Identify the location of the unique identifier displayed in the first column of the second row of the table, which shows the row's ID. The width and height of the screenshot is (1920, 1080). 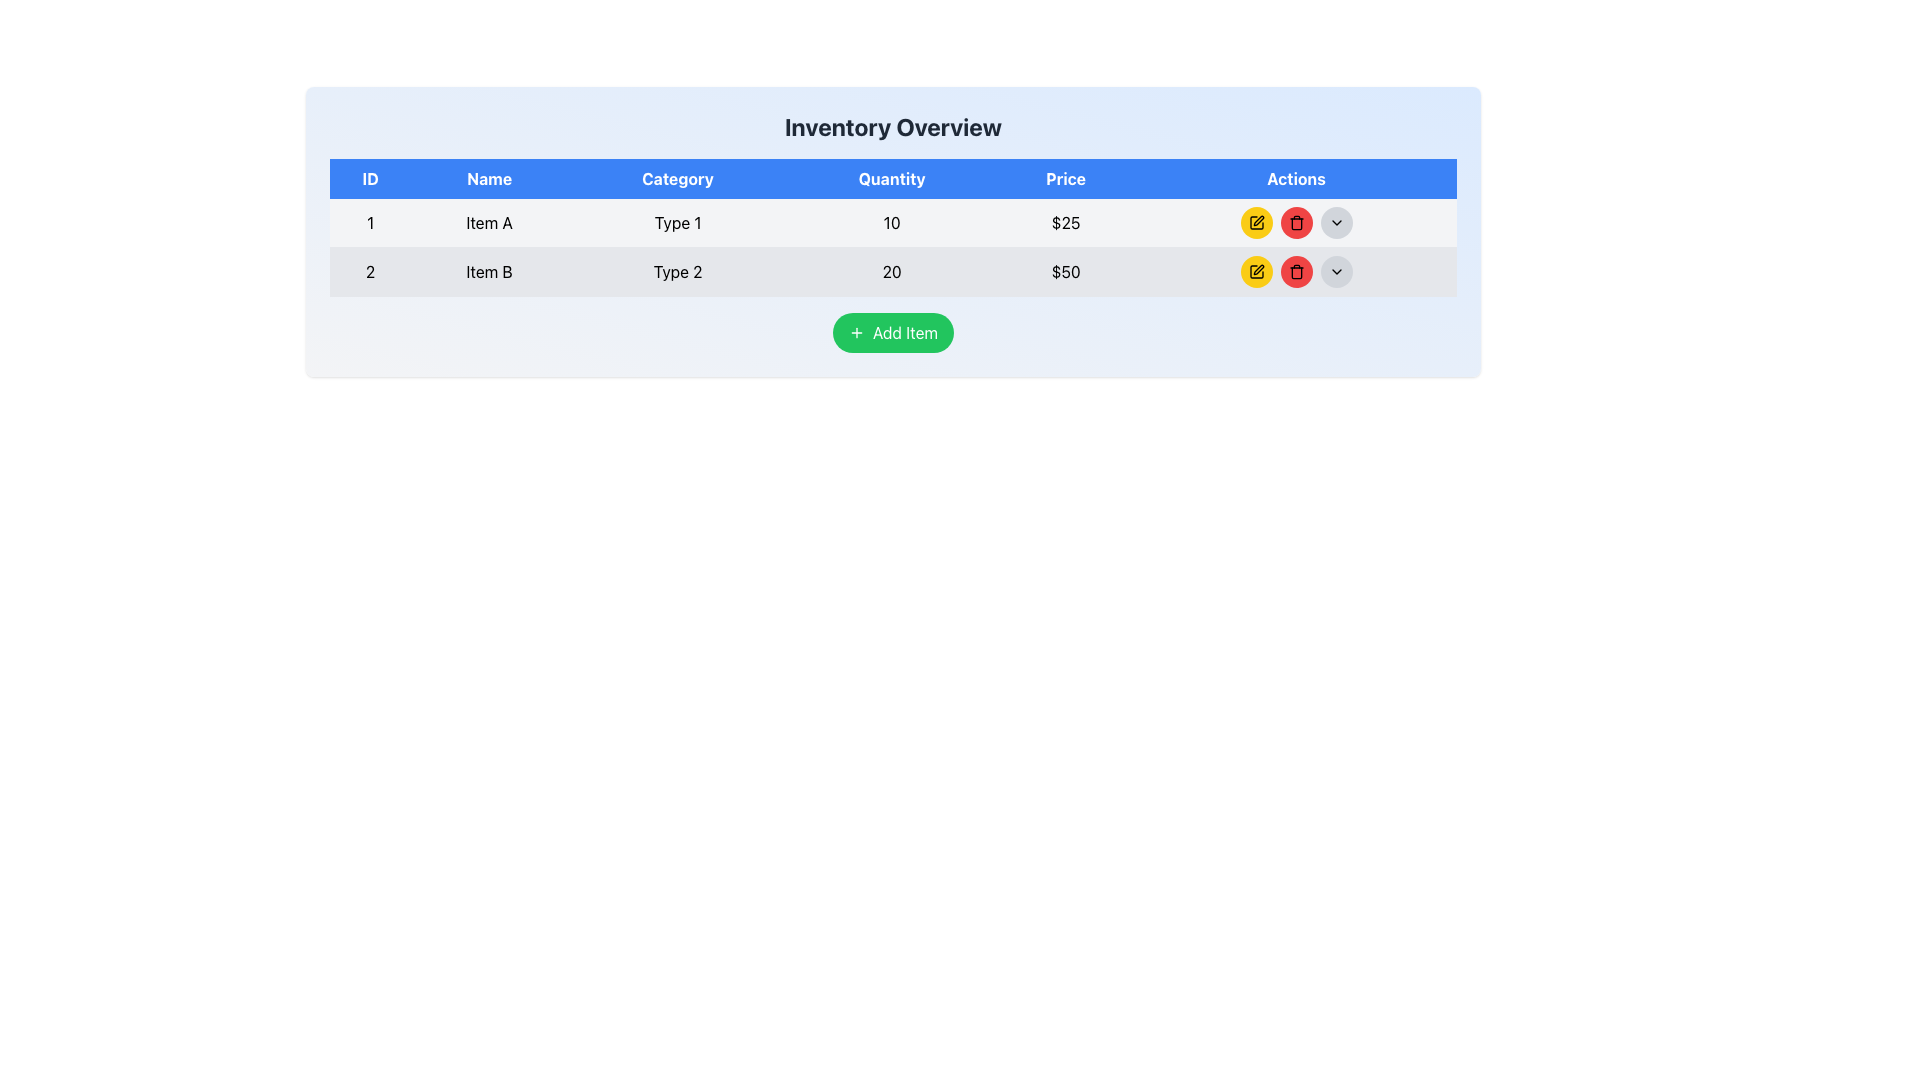
(370, 272).